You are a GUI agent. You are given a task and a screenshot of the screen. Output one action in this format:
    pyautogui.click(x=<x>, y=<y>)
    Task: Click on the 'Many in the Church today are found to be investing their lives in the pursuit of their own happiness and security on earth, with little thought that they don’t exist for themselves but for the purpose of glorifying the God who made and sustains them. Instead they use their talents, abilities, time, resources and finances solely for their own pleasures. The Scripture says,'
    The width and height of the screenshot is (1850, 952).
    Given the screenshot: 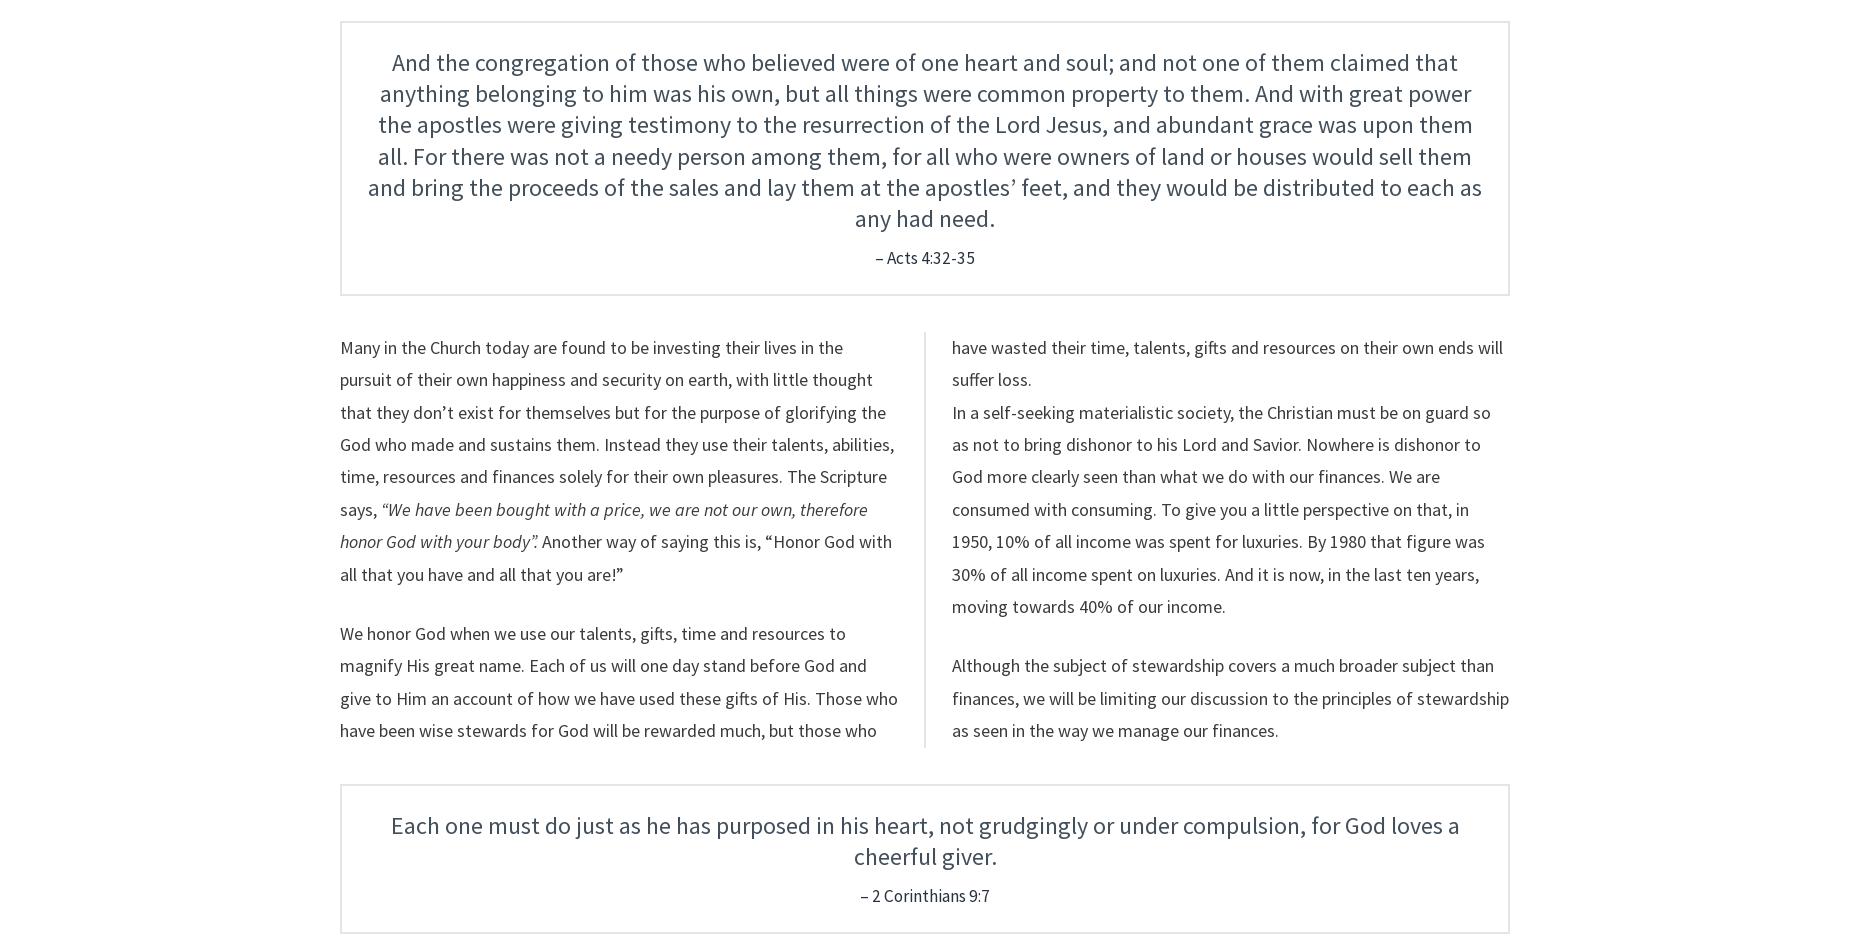 What is the action you would take?
    pyautogui.click(x=616, y=427)
    